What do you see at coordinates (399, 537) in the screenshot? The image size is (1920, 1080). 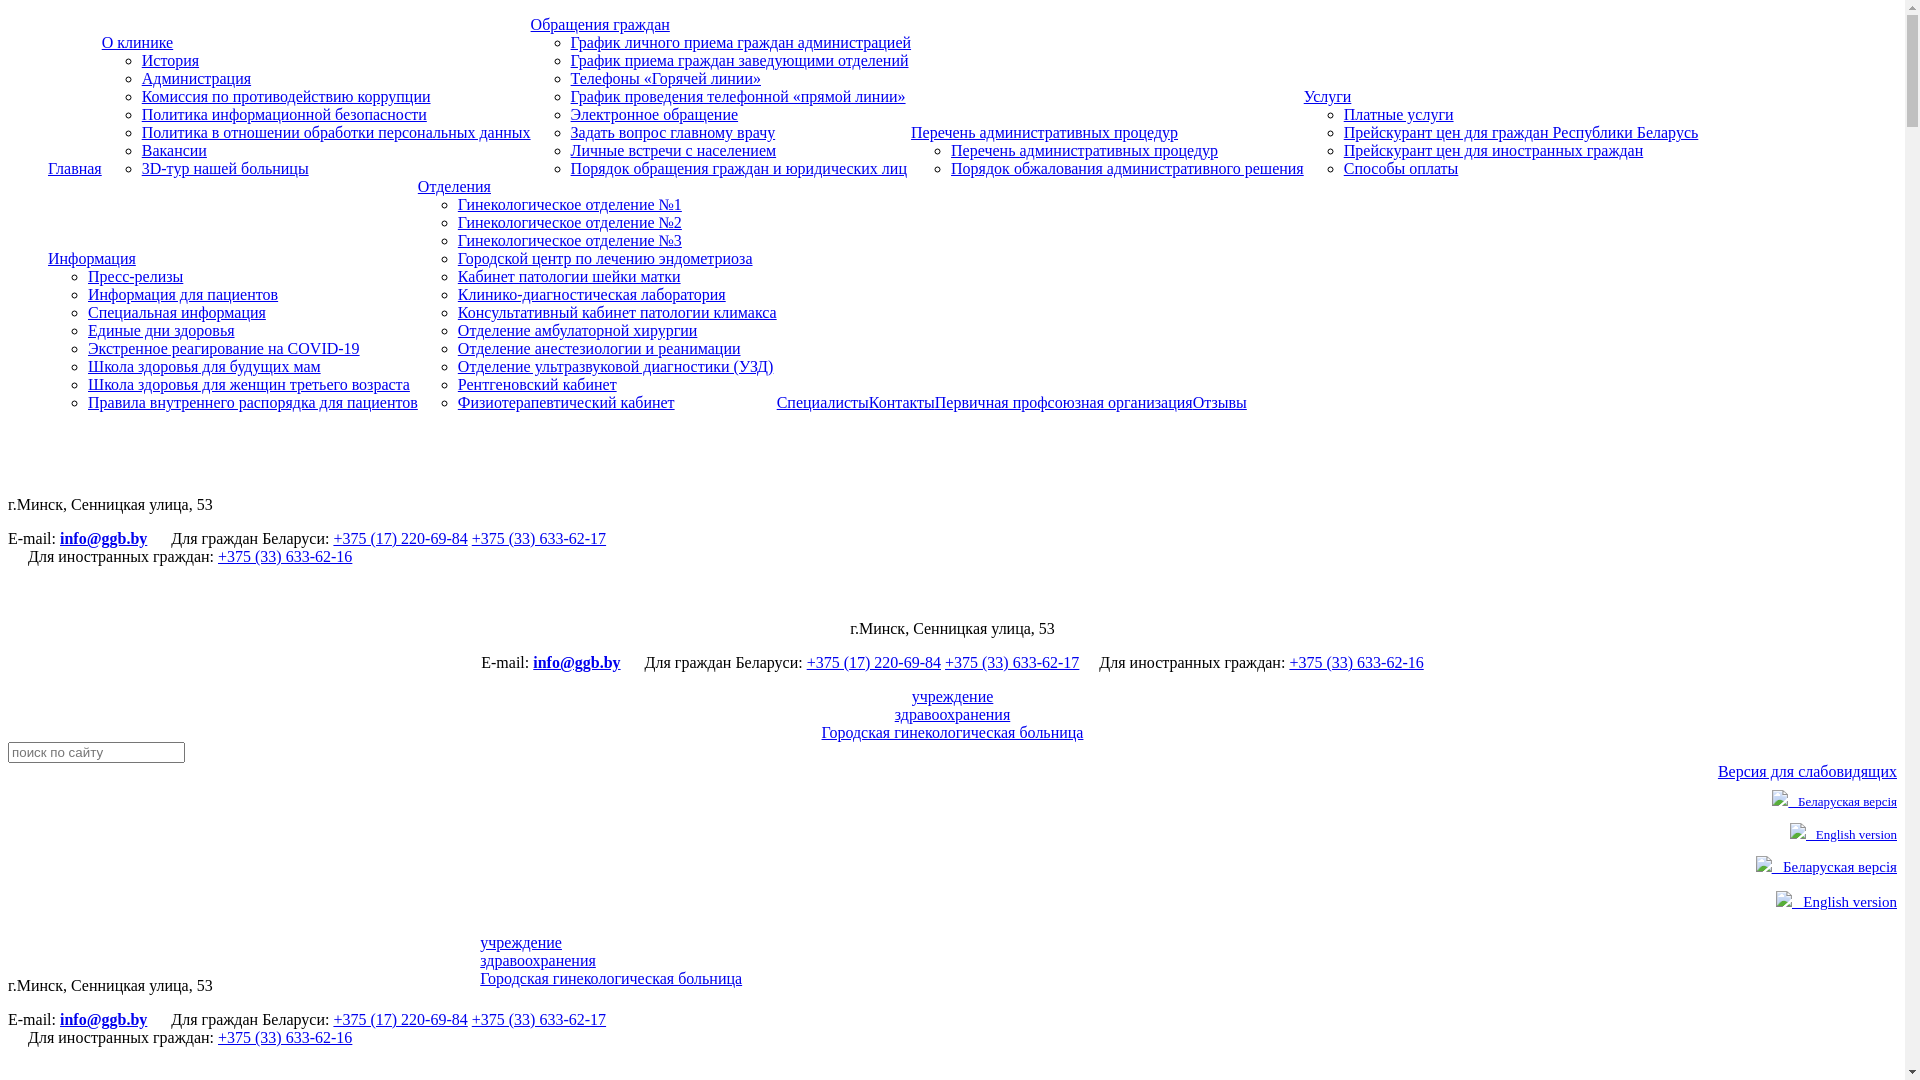 I see `'+375 (17) 220-69-84'` at bounding box center [399, 537].